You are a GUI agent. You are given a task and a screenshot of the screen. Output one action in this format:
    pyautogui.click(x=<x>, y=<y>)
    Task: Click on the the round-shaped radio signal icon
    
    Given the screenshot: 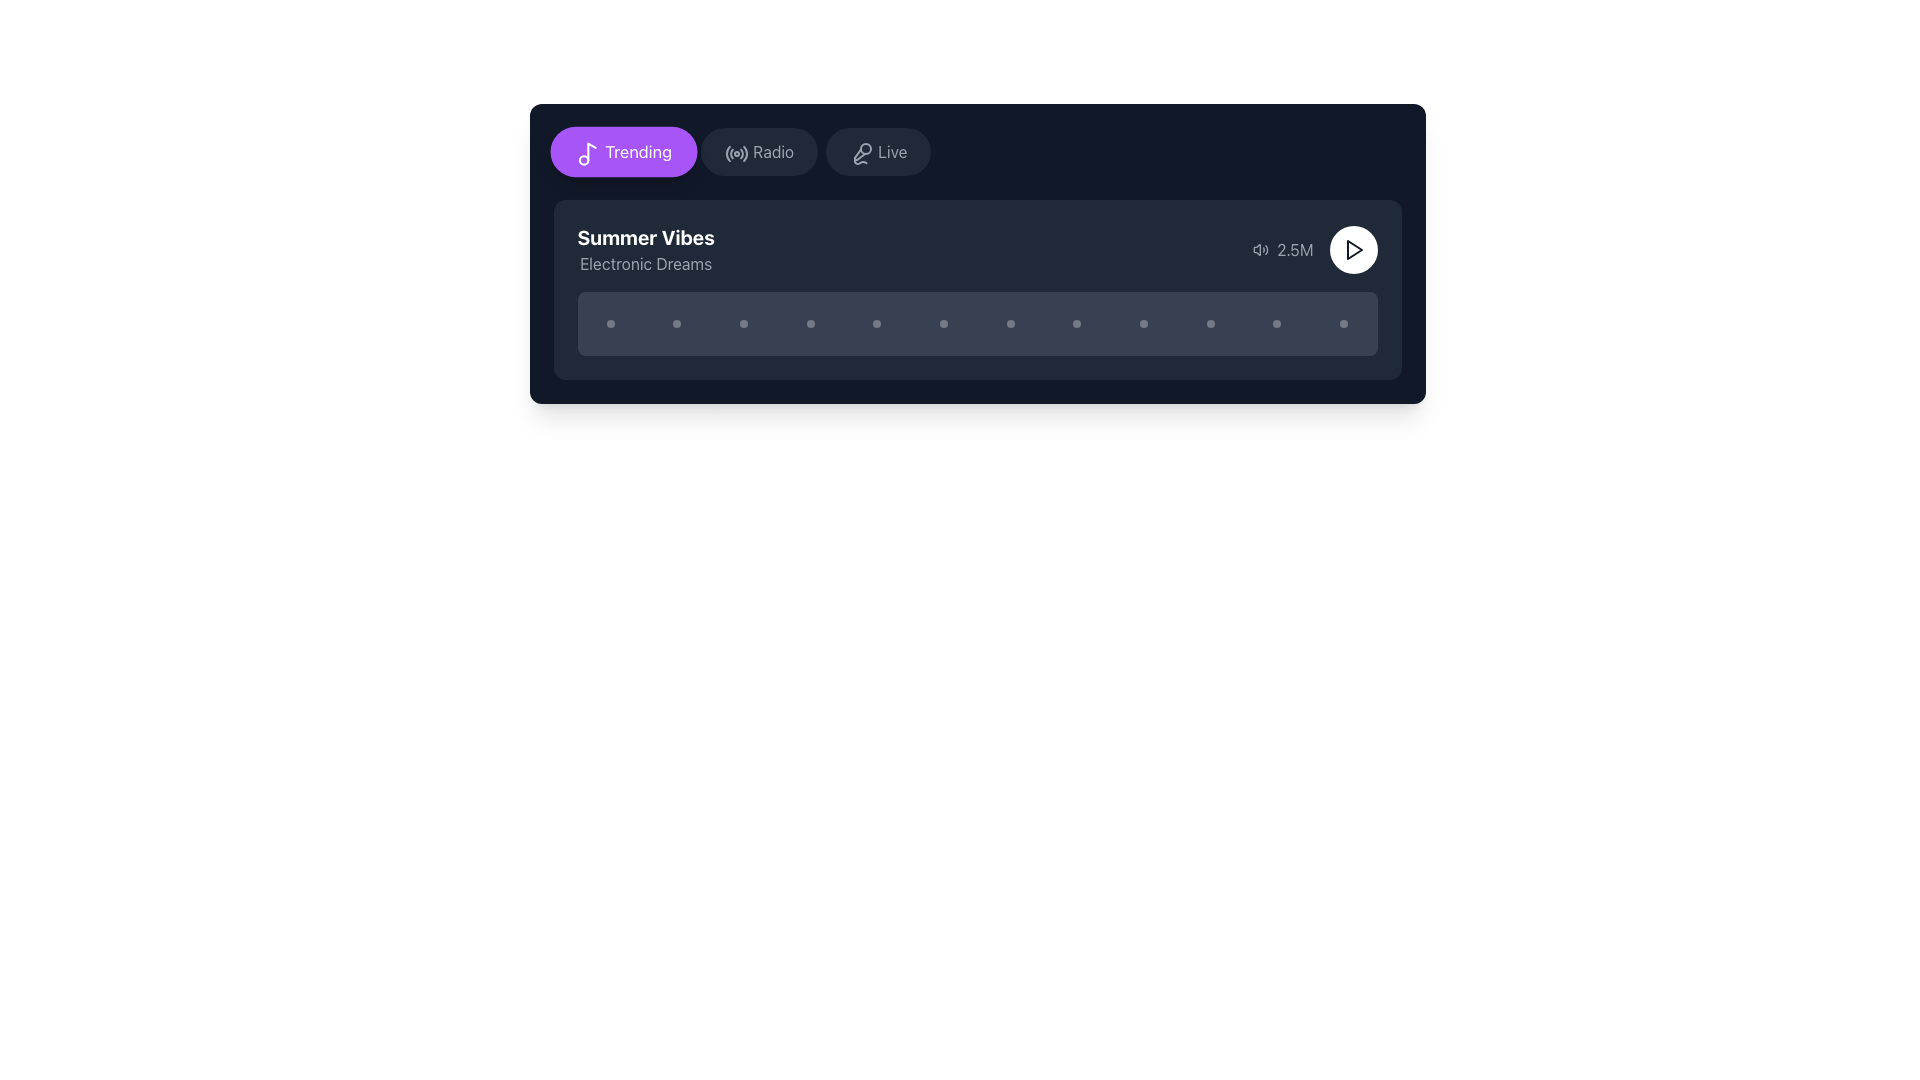 What is the action you would take?
    pyautogui.click(x=734, y=150)
    